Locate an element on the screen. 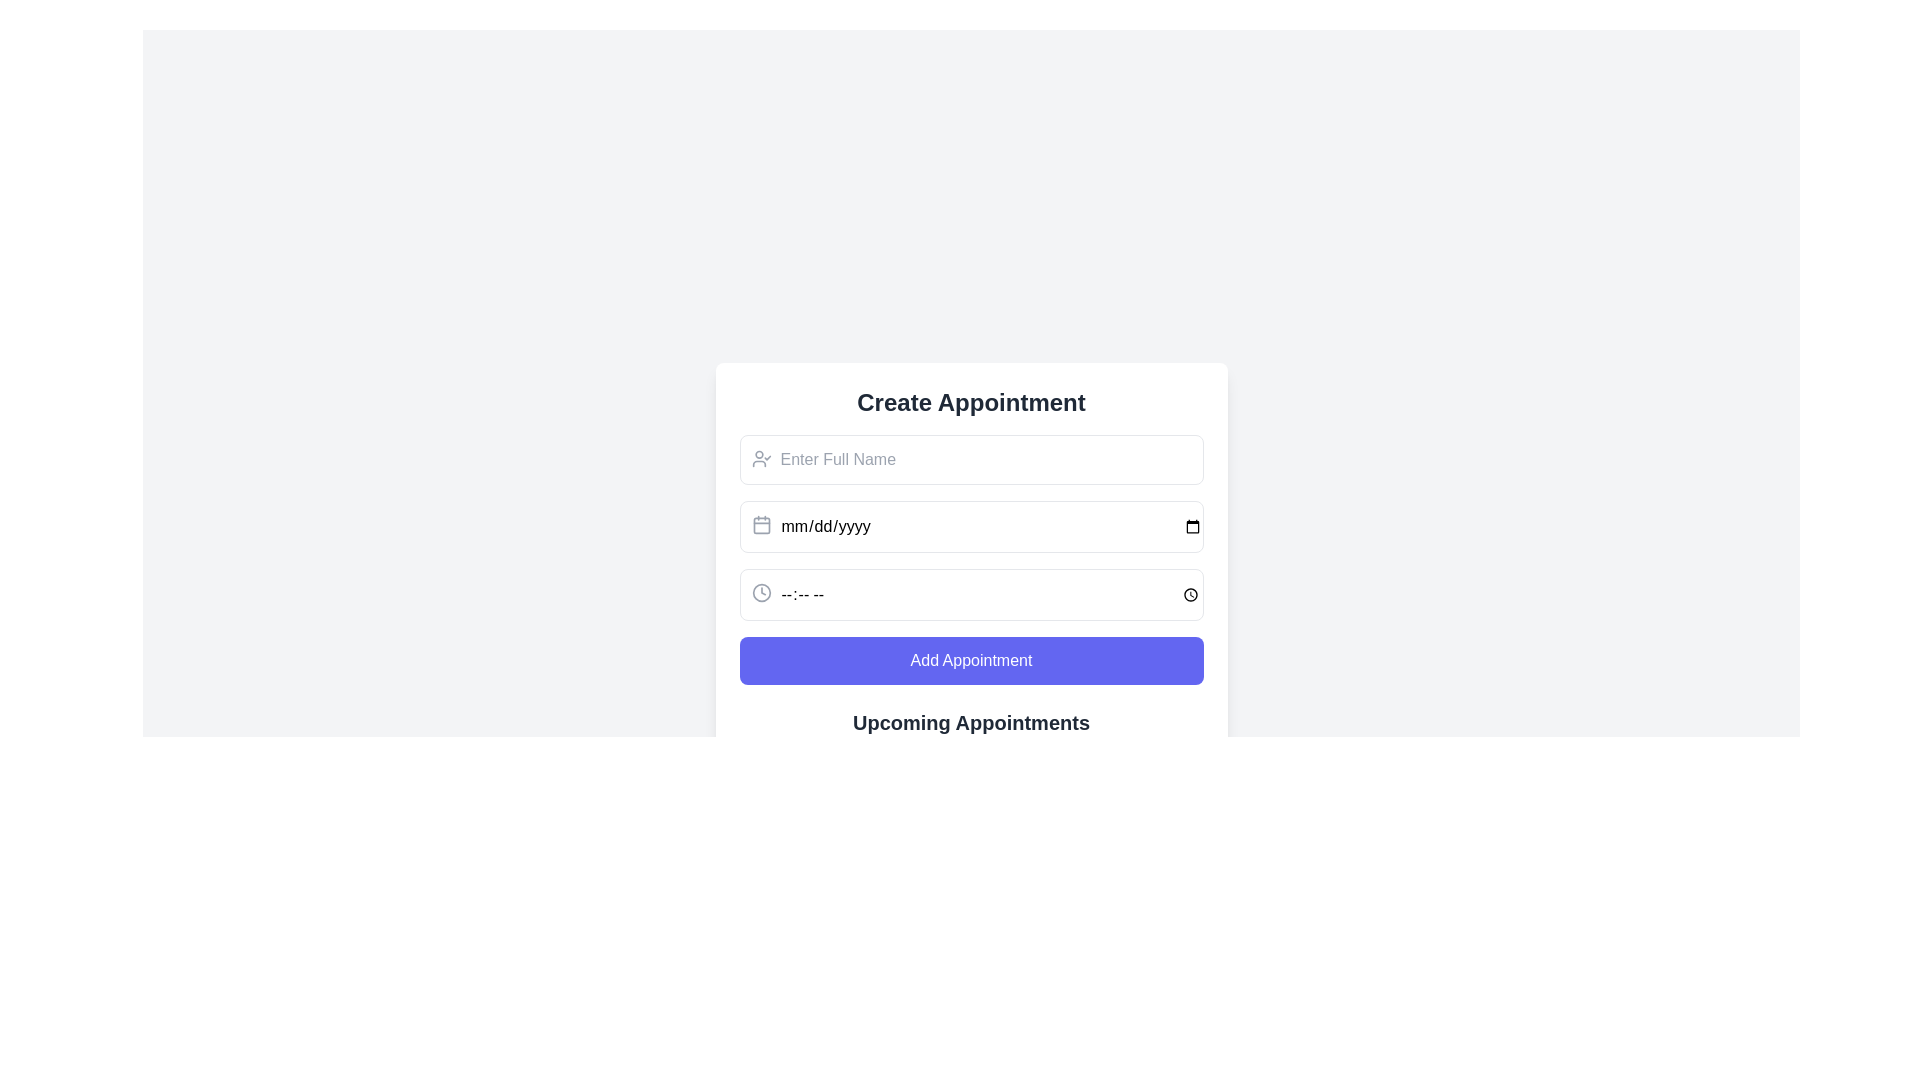 This screenshot has height=1080, width=1920. the Icon element which is a rounded rectangle located inside the SVG calendar icon, positioned to the left of the date input field in the form is located at coordinates (760, 524).